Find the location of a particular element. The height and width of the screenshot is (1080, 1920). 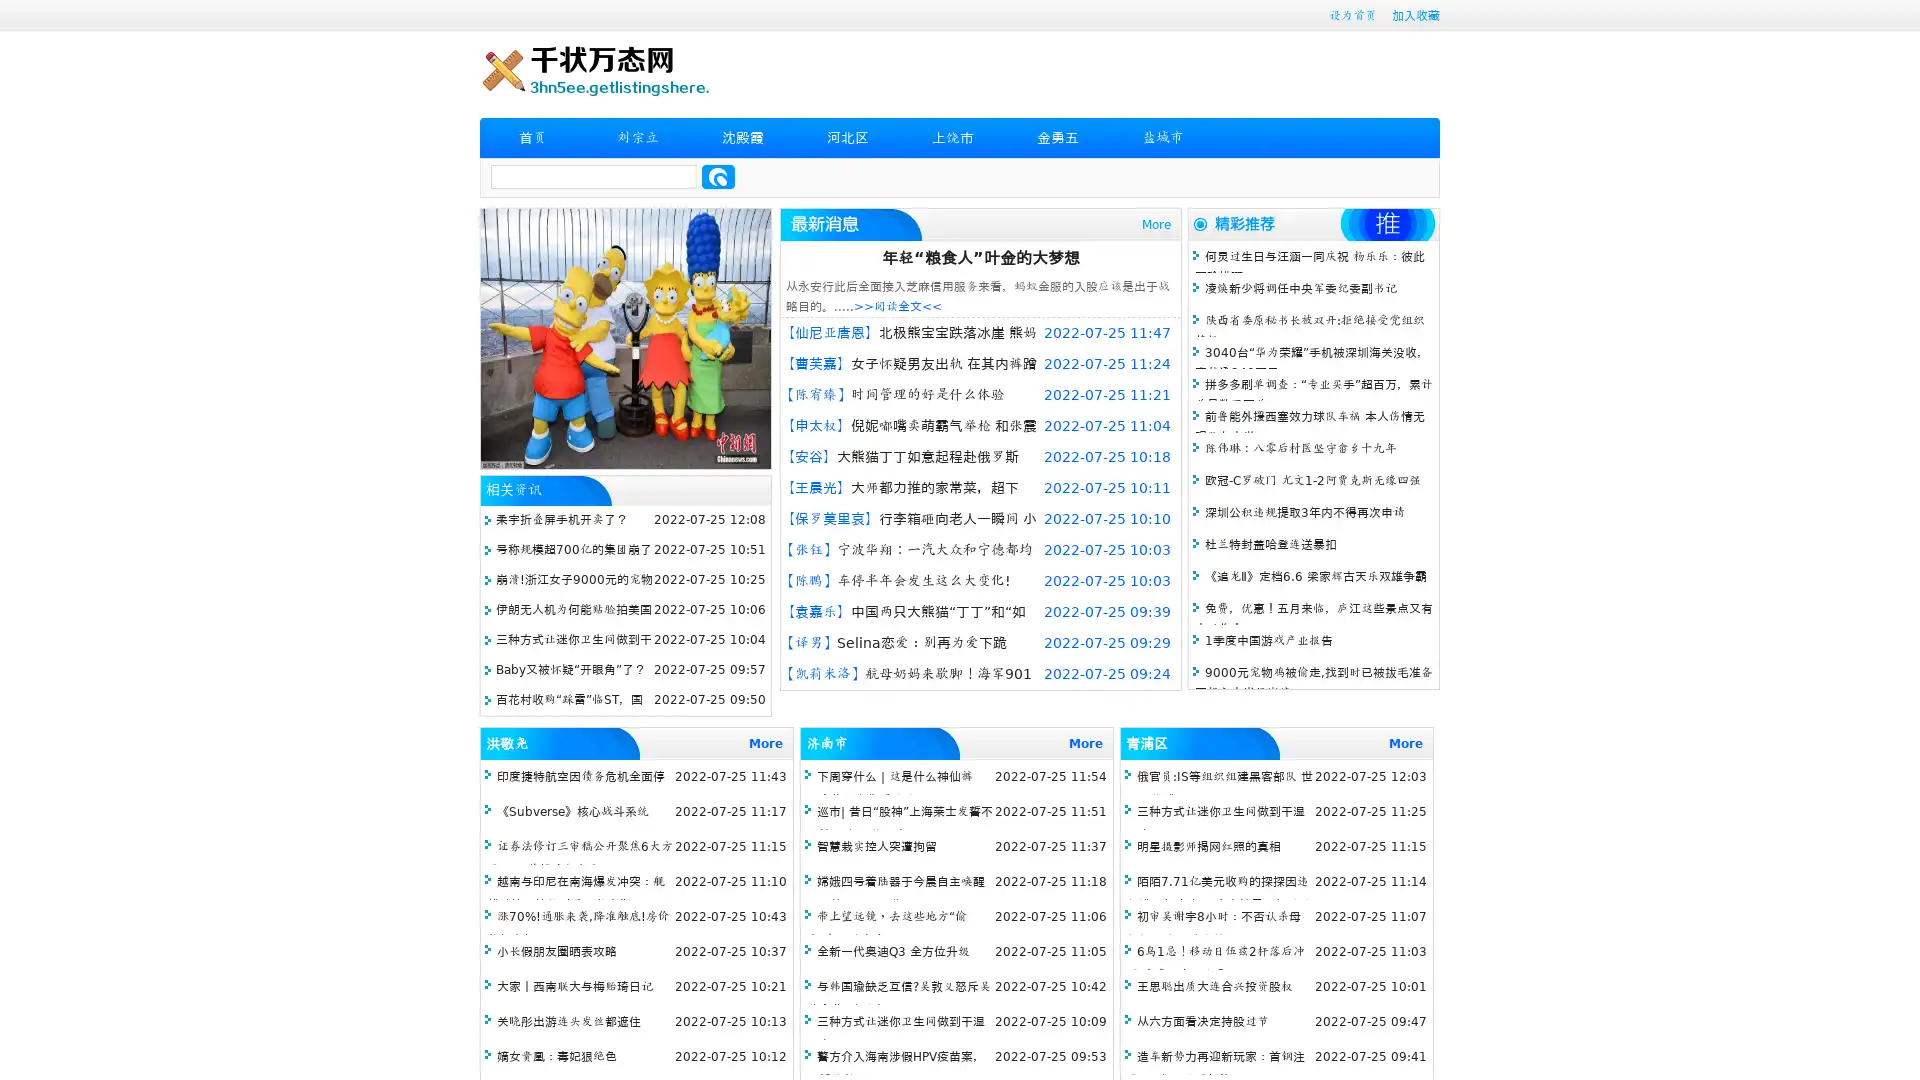

Search is located at coordinates (718, 176).